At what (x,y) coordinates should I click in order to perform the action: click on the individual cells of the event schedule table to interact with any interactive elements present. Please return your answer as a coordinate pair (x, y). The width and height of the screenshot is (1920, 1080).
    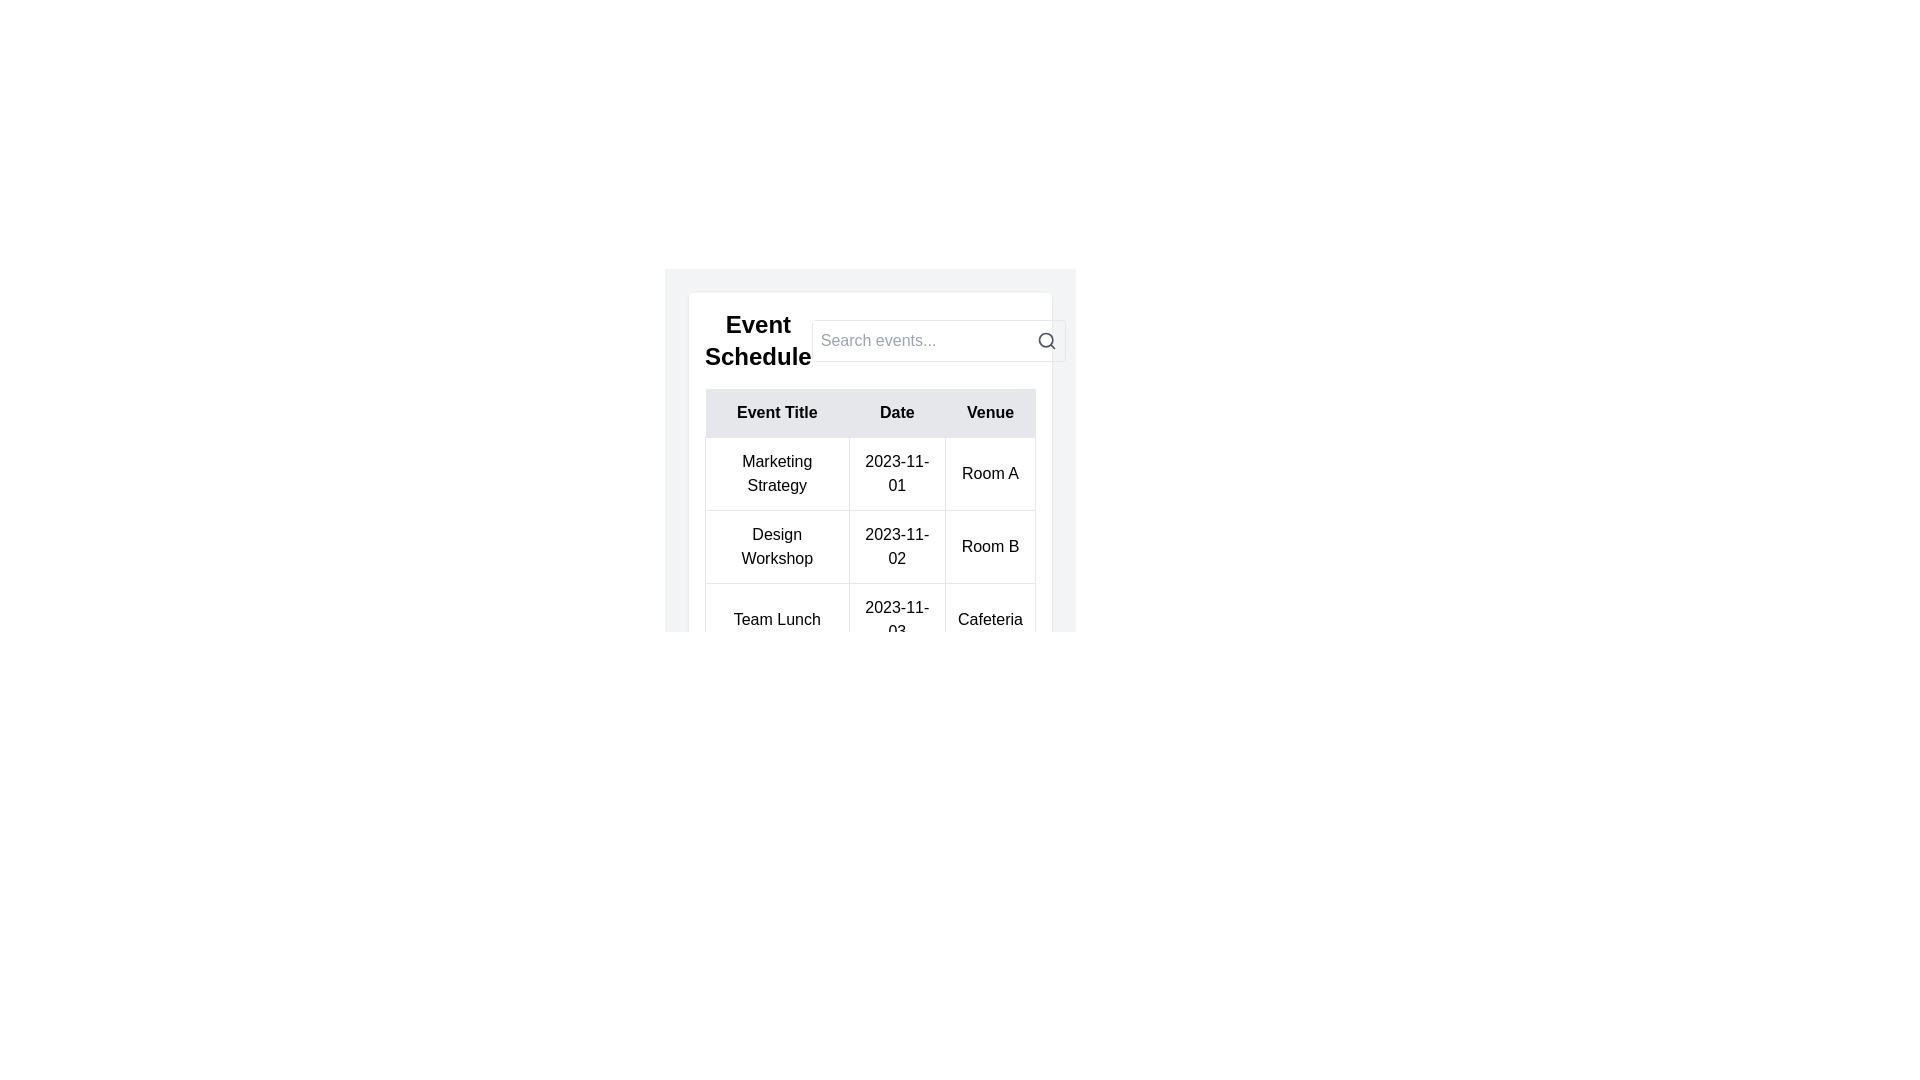
    Looking at the image, I should click on (870, 437).